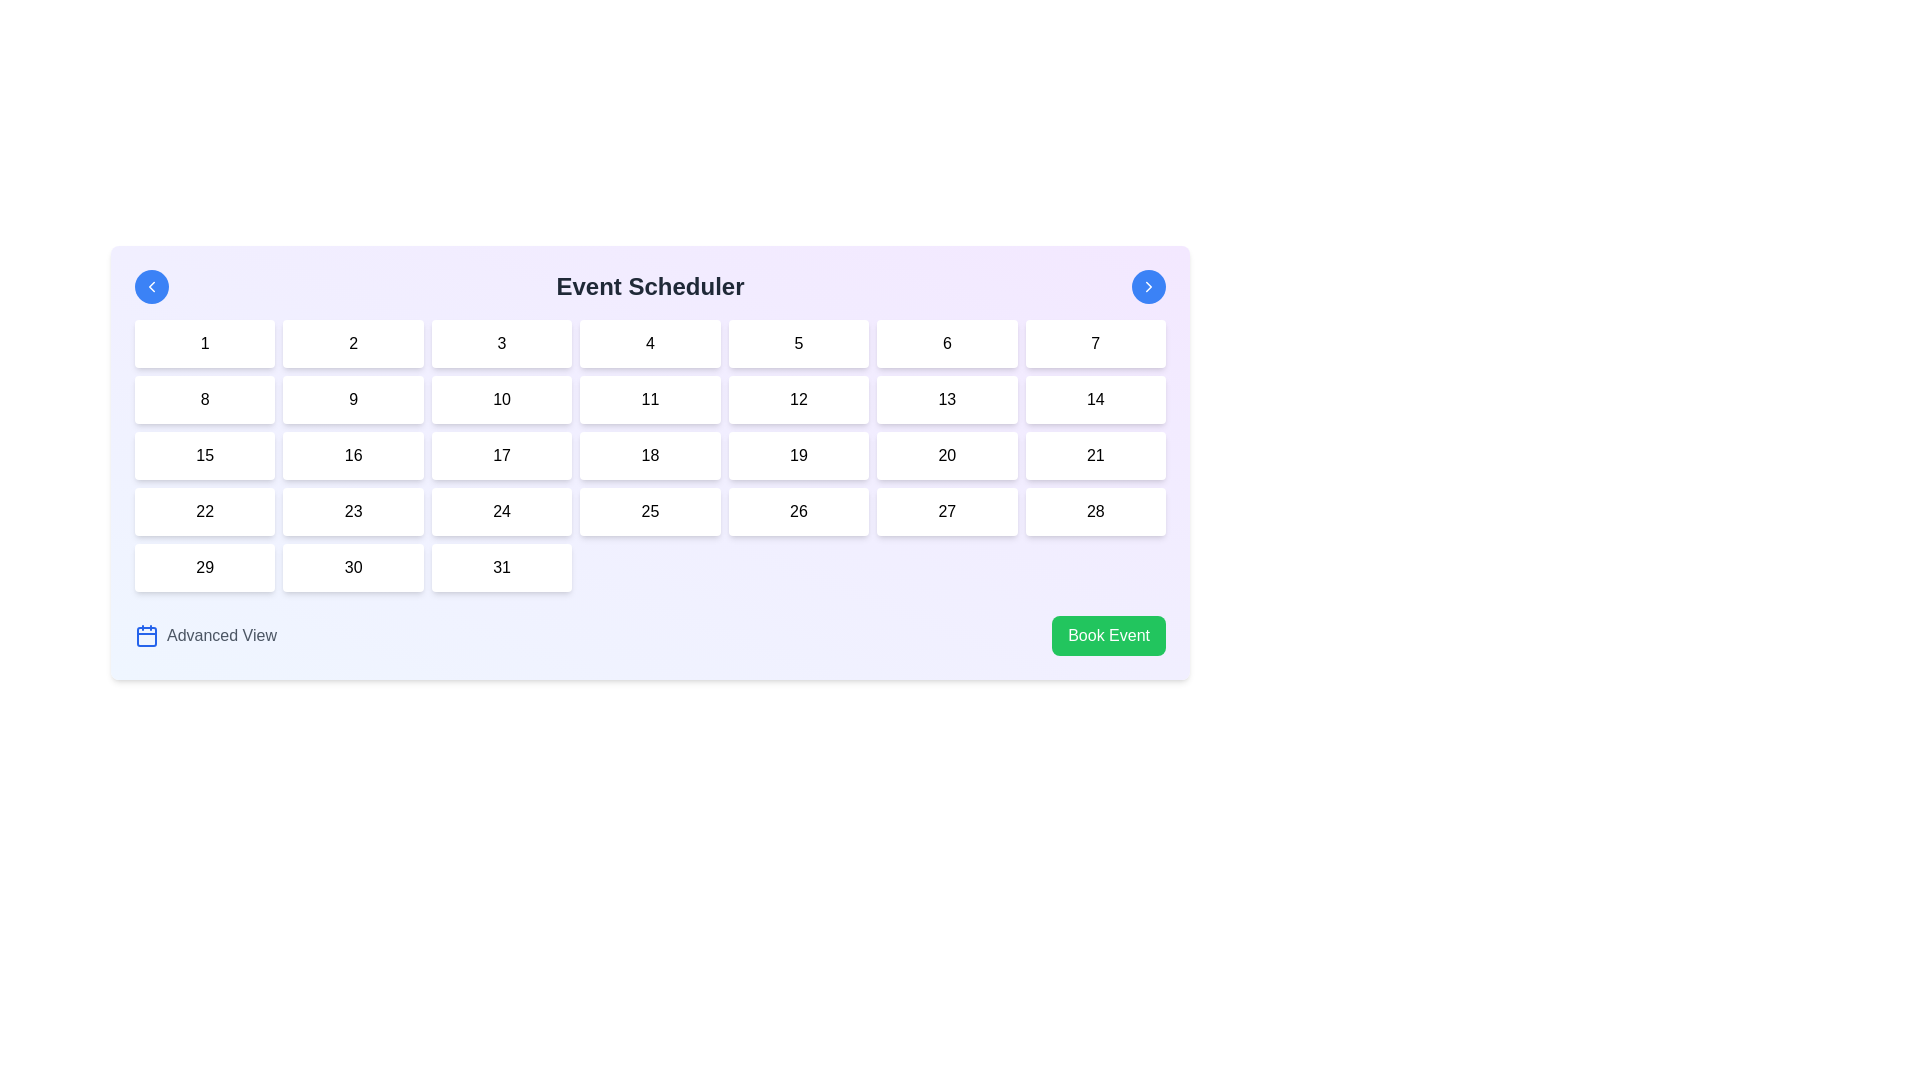 The height and width of the screenshot is (1080, 1920). I want to click on the chevron arrow inside the circular blue button located at the top-right corner of the interface, so click(1148, 286).